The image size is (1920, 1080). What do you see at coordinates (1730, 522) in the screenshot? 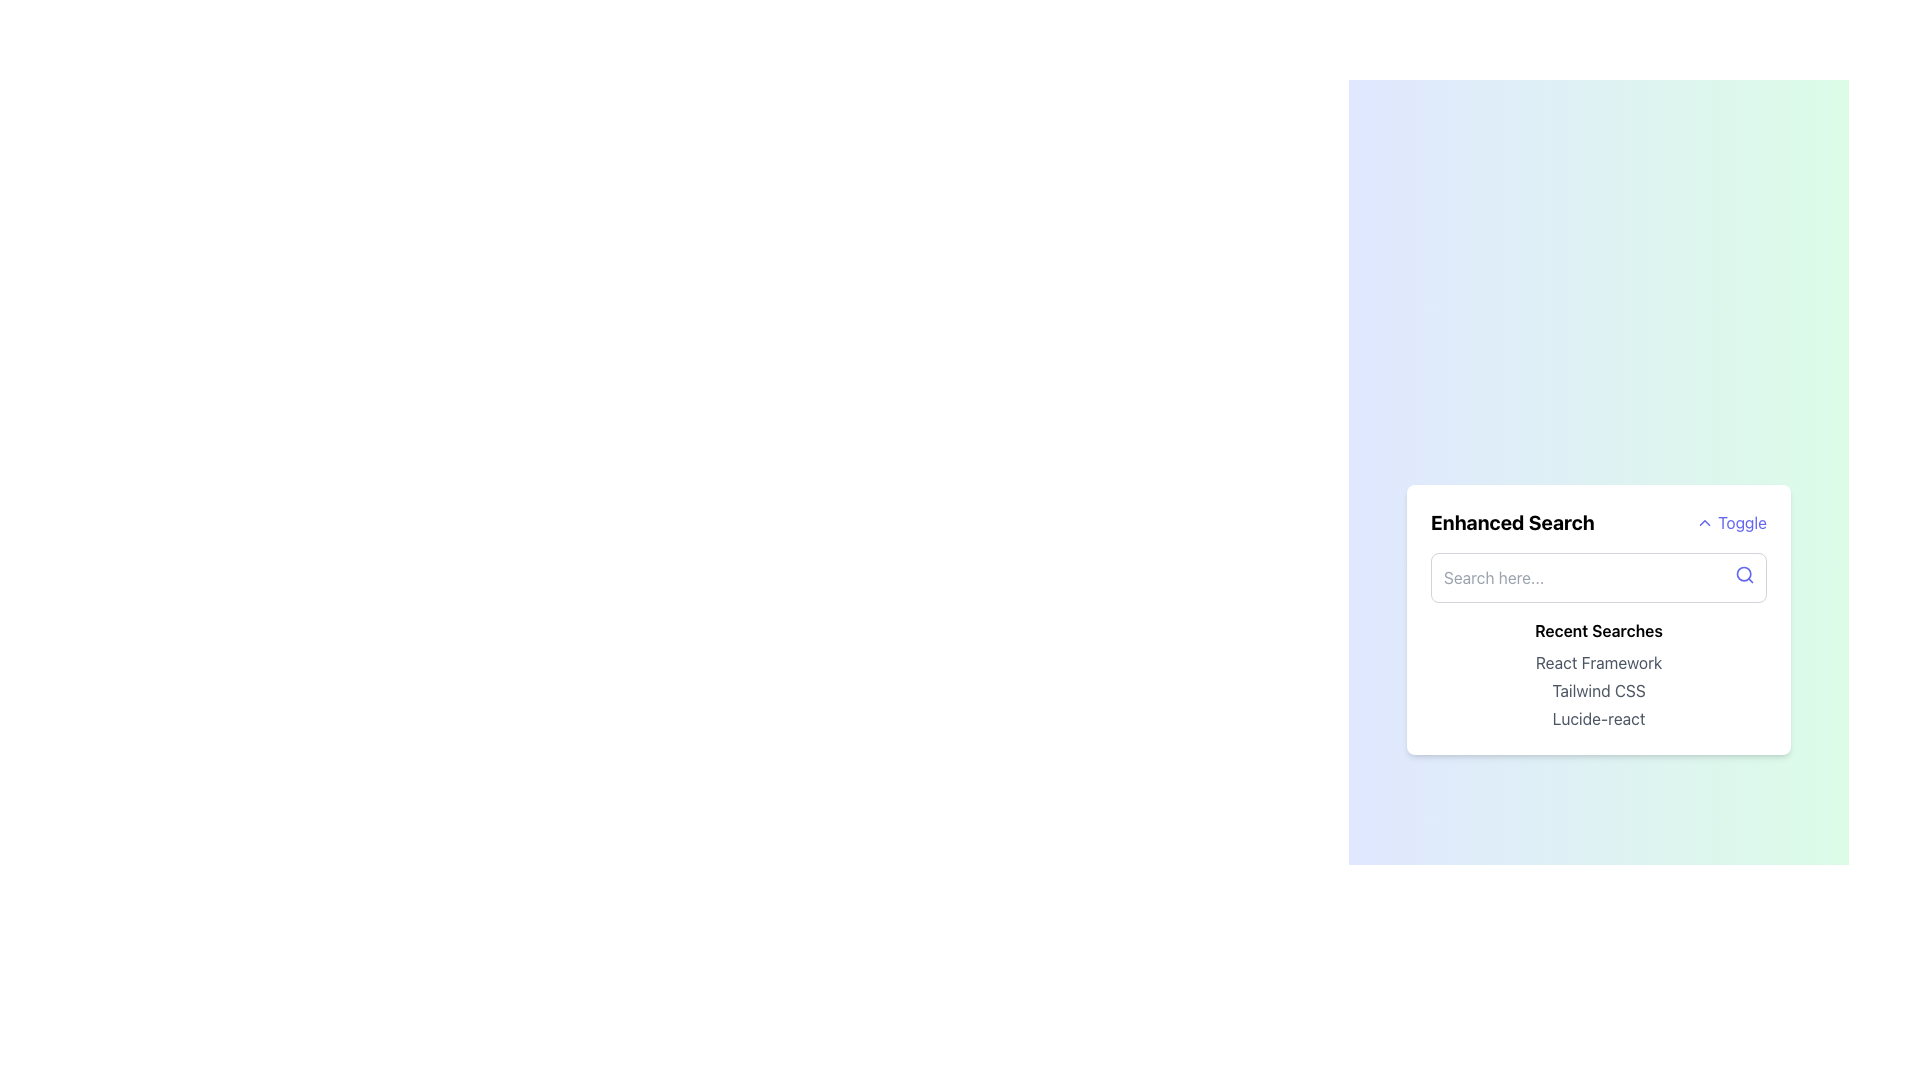
I see `the toggle button used to expand or collapse the 'Enhanced Search' panel, which is positioned to the far right in the header section` at bounding box center [1730, 522].